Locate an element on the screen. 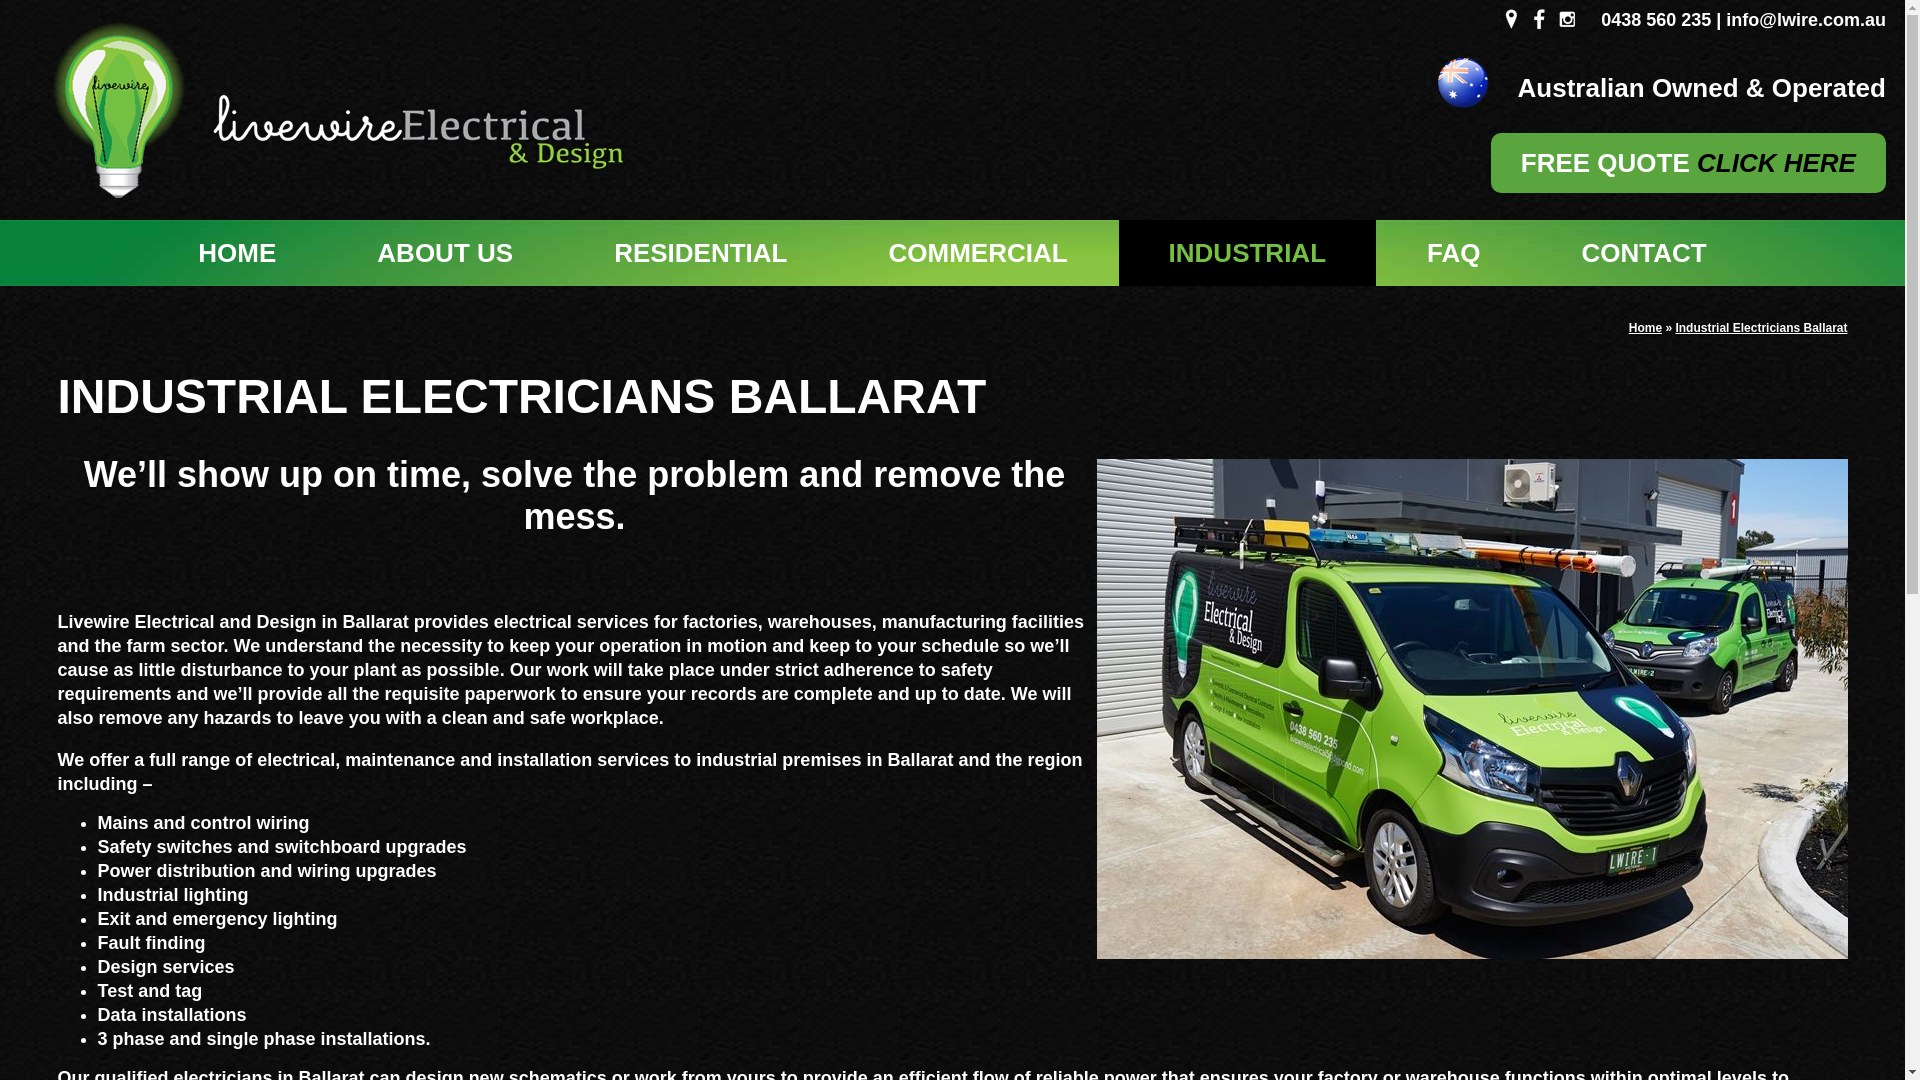  'HOME' is located at coordinates (236, 252).